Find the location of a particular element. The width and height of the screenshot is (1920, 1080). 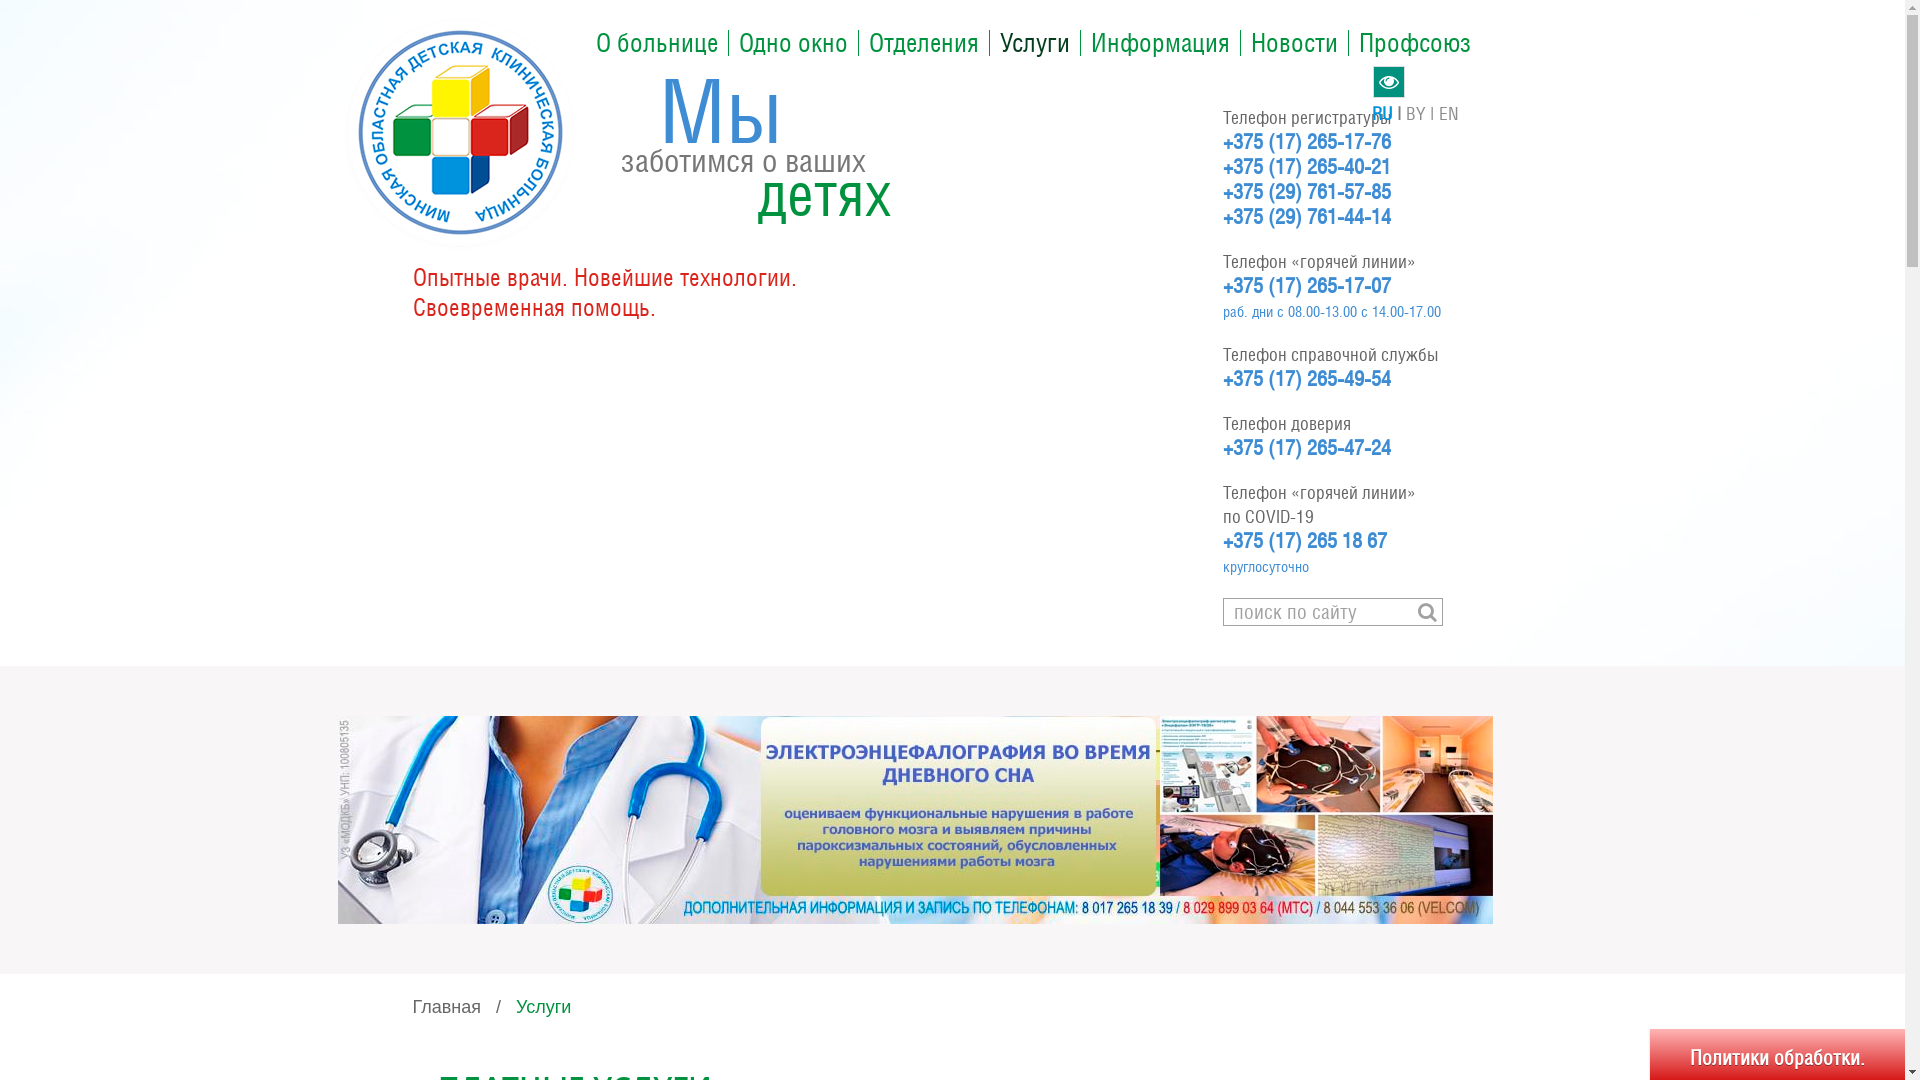

'RU' is located at coordinates (1387, 113).